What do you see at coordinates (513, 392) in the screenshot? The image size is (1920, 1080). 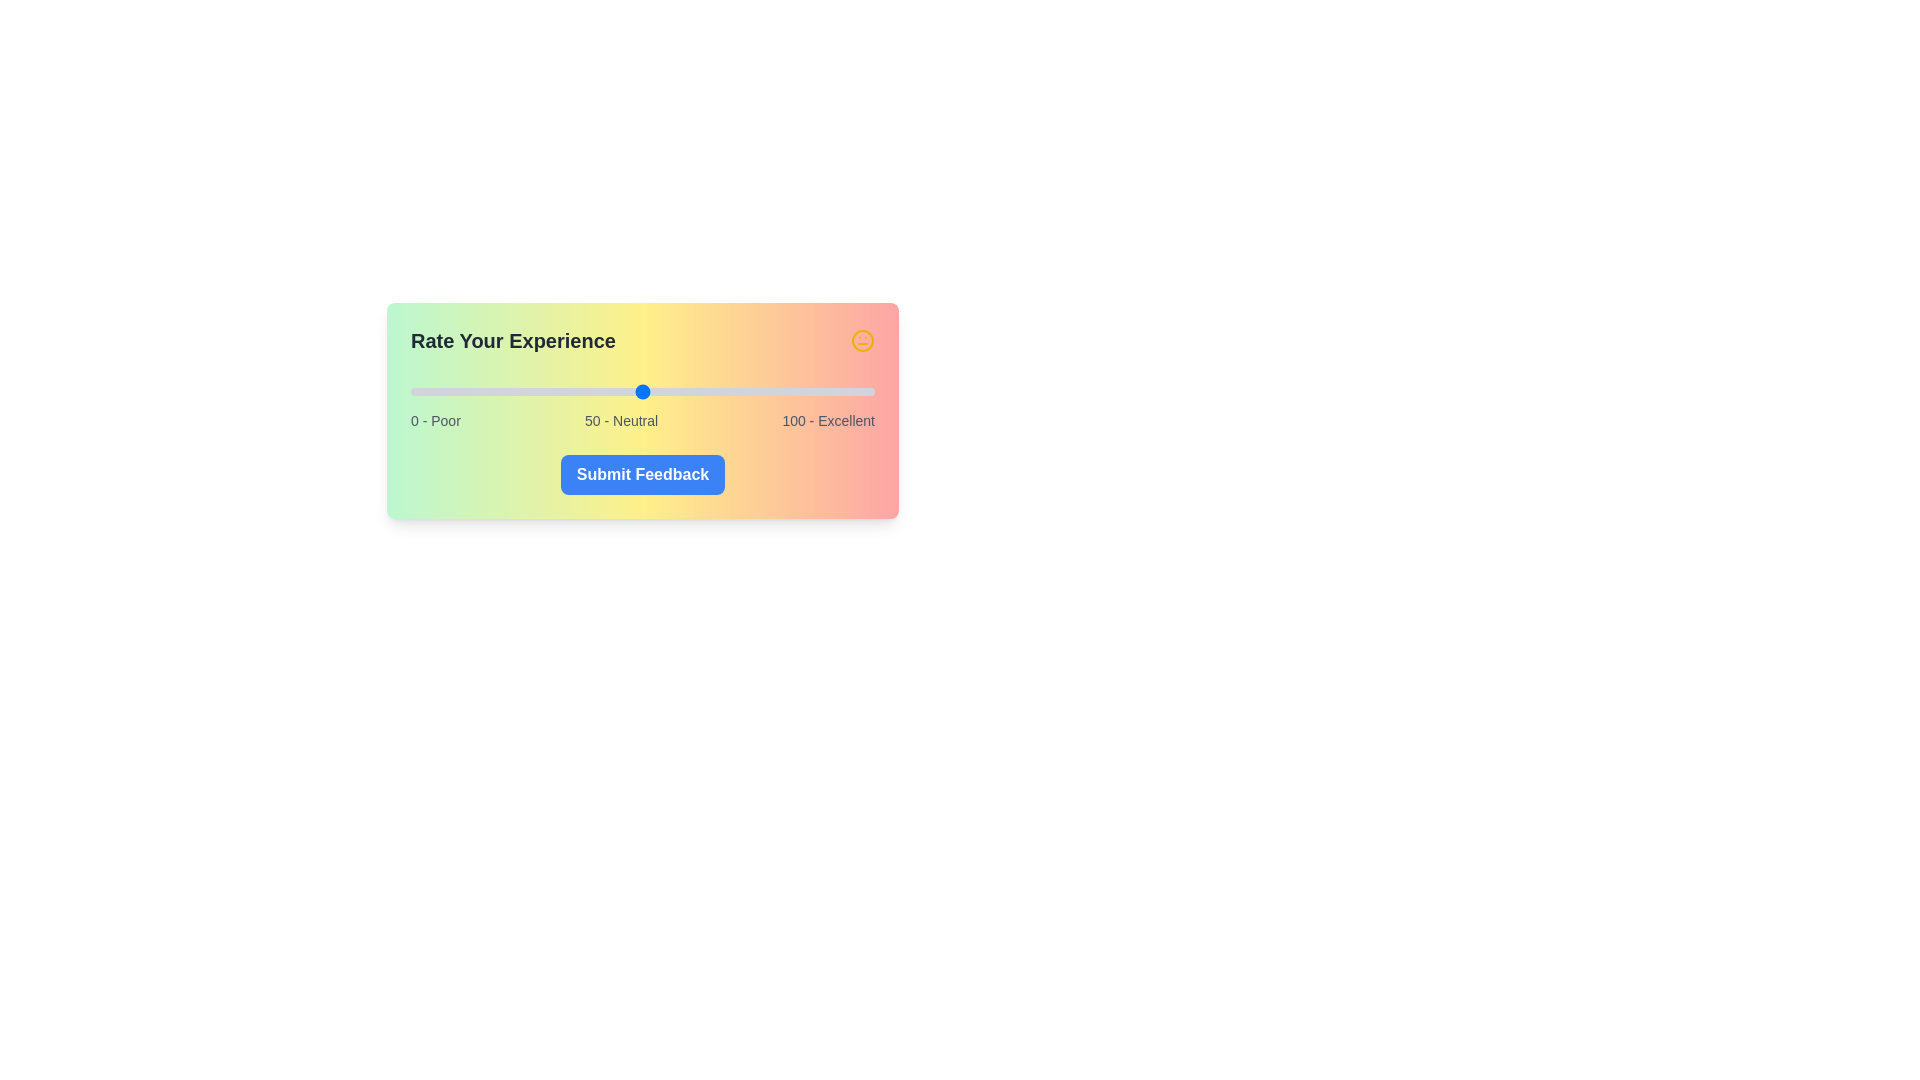 I see `the satisfaction slider to 22 value` at bounding box center [513, 392].